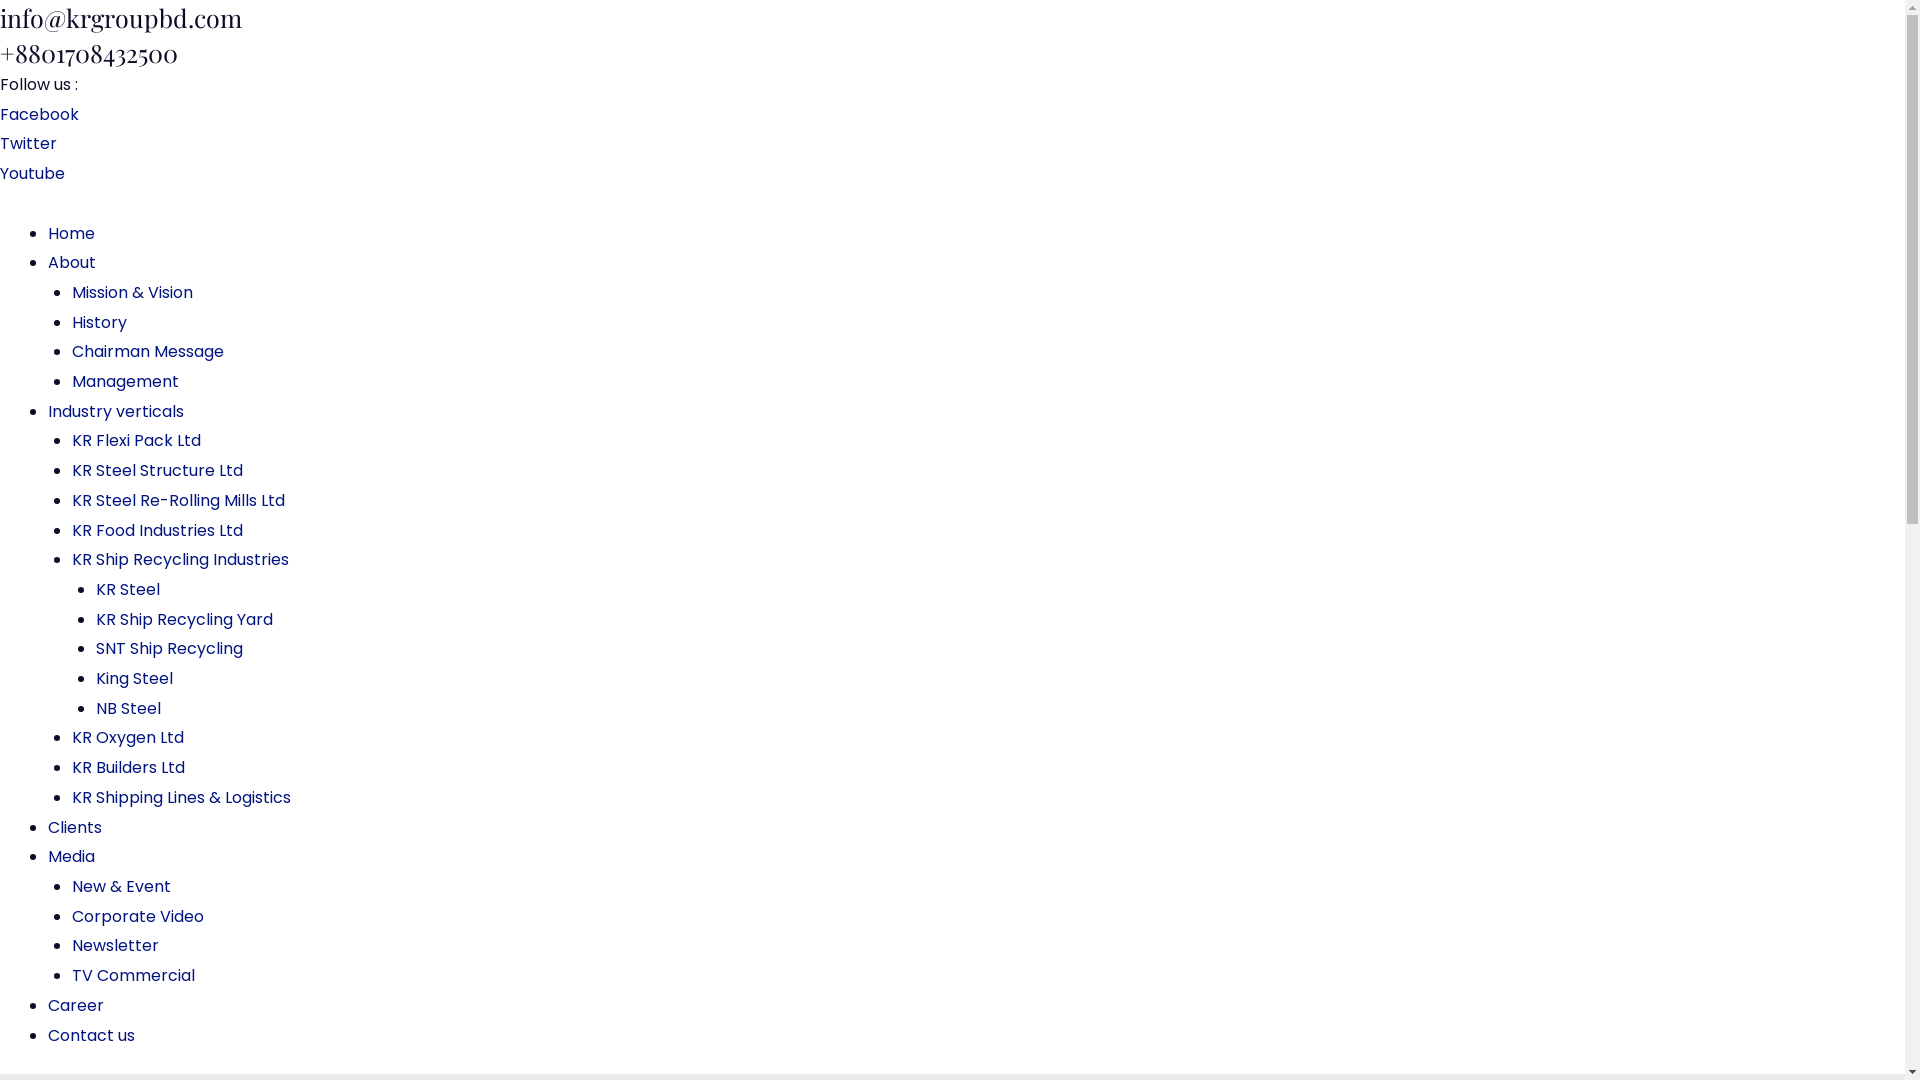 The width and height of the screenshot is (1920, 1080). Describe the element at coordinates (72, 261) in the screenshot. I see `'About'` at that location.